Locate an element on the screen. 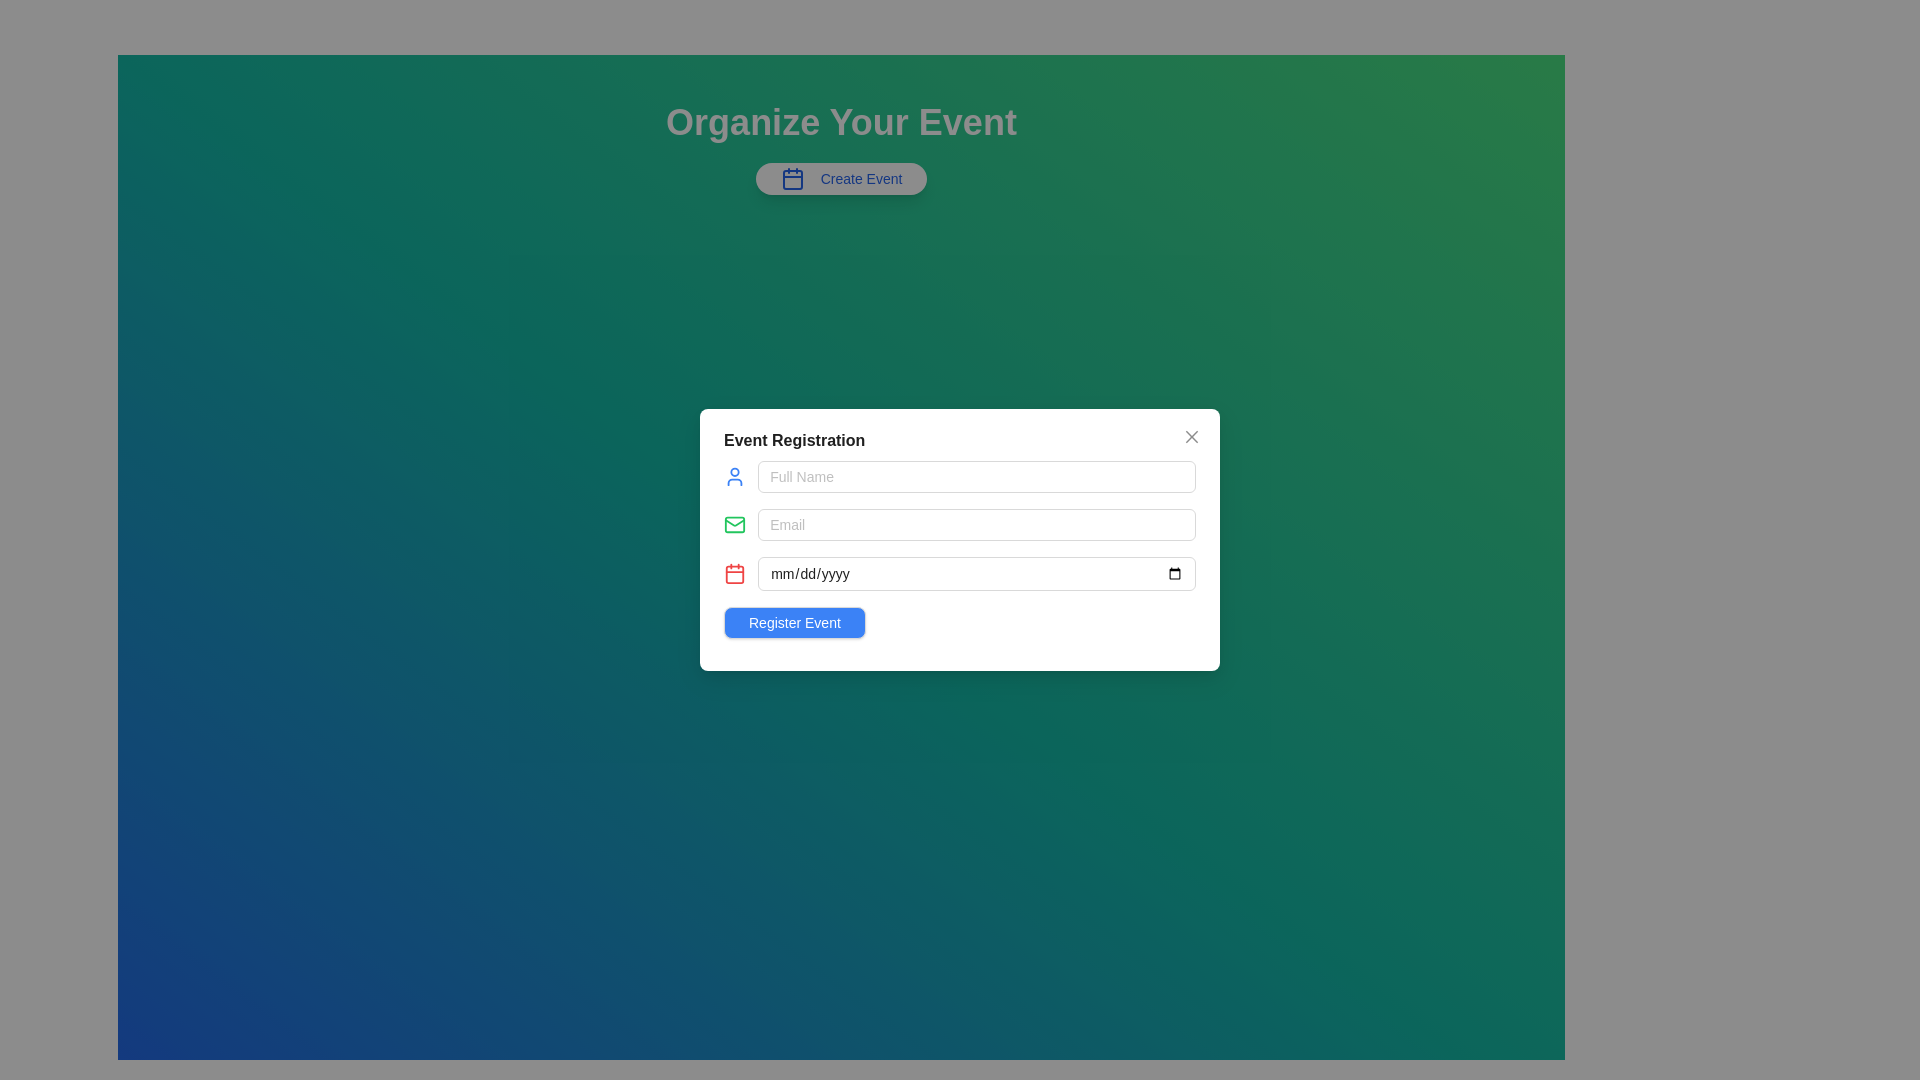 This screenshot has width=1920, height=1080. the central rectangular shape within the calendar icon, which is located to the left of the 'Create Event' button is located at coordinates (791, 180).